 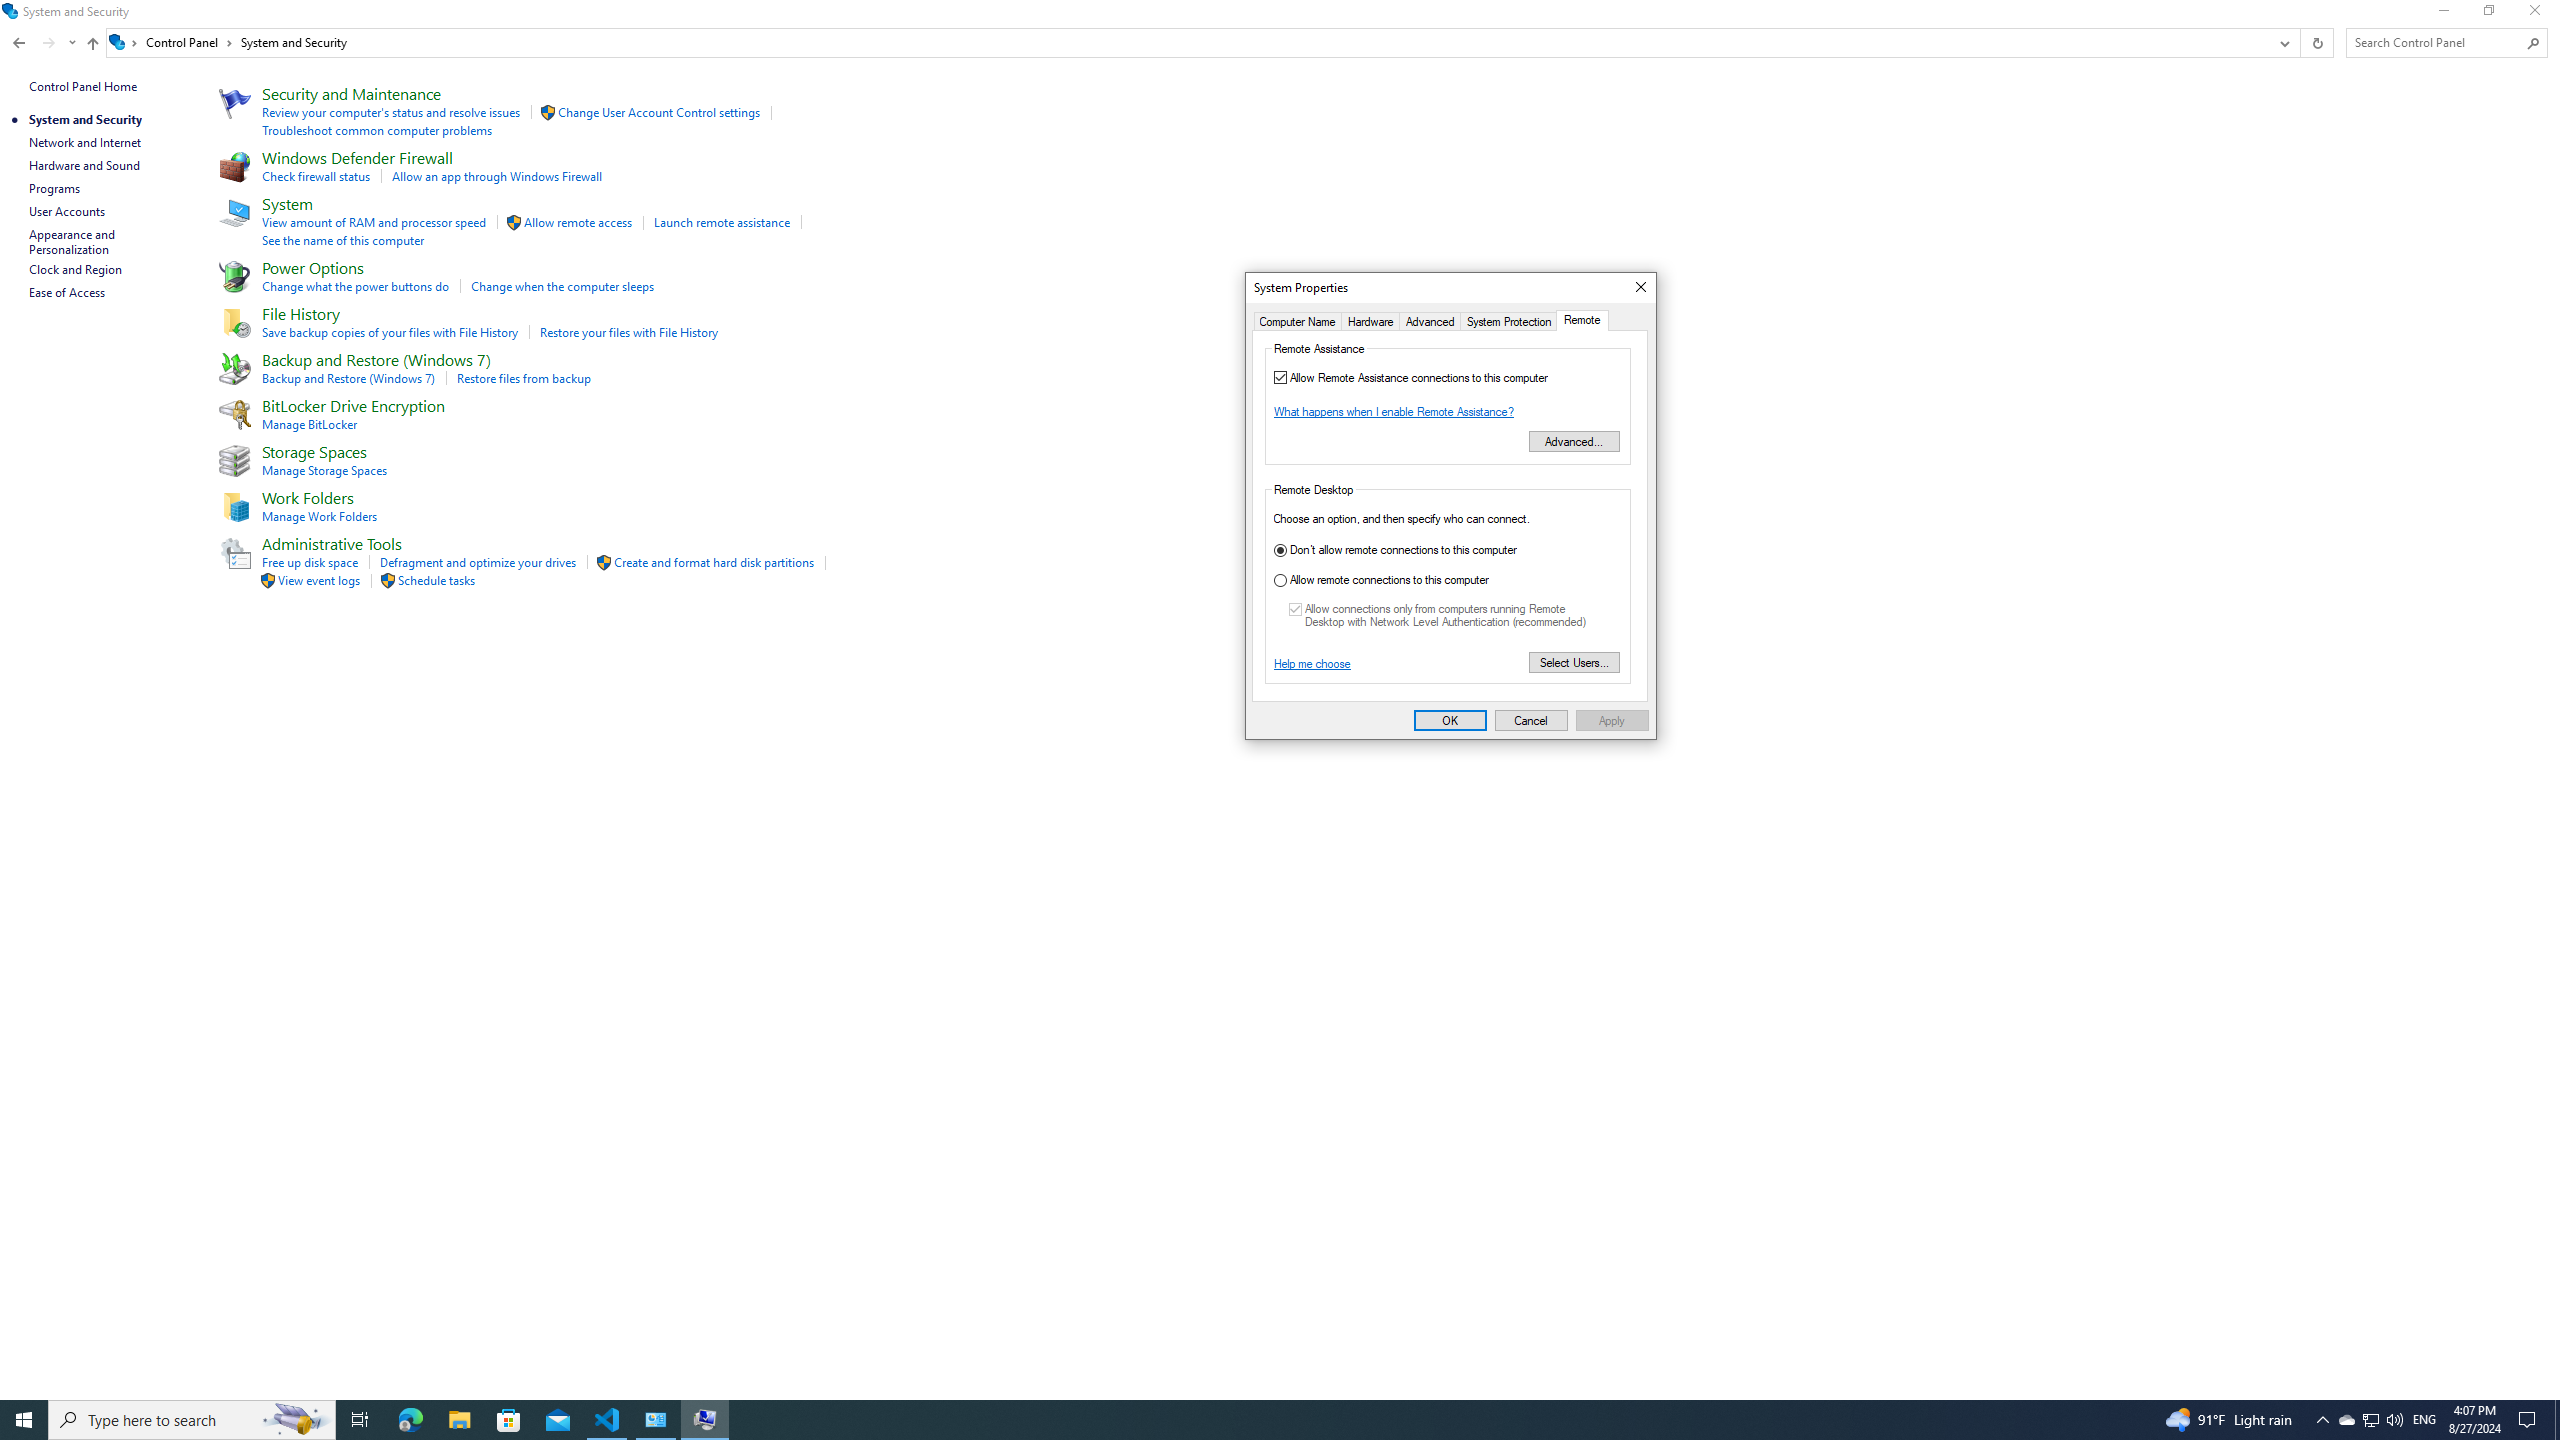 I want to click on 'OK', so click(x=1450, y=720).